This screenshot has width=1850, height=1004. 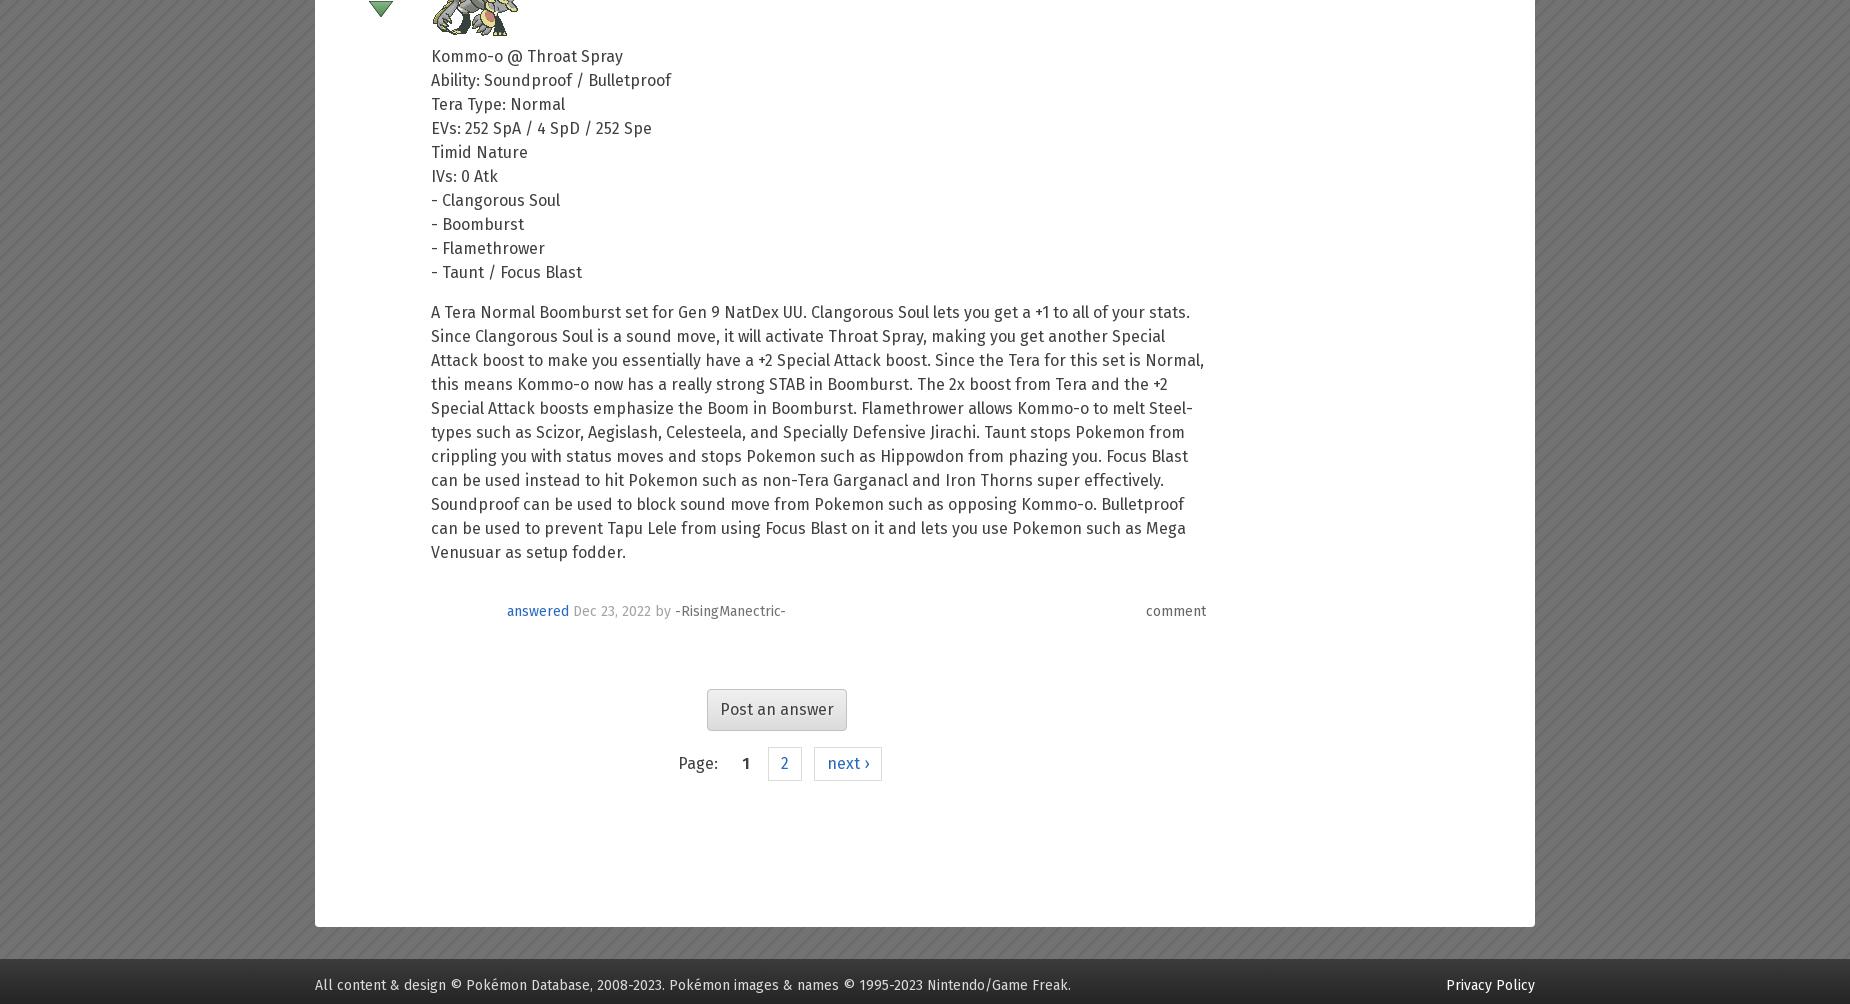 I want to click on 'A Tera Normal Boomburst set for Gen 9 NatDex UU. Clangorous Soul lets you get a +1 to all of your stats. Since Clangorous Soul is a sound move, it will activate Throat Spray, making you get another Special Attack boost to make you essentially have a +2 Special Attack boost. Since the Tera for this set is Normal, this means Kommo-o now has a really strong STAB in Boomburst. The 2x boost from Tera and the +2 Special Attack boosts emphasize the Boom in Boomburst. Flamethrower allows Kommo-o to melt Steel-types such as Scizor, Aegislash, Celesteela, and Specially Defensive Jirachi. Taunt stops Pokemon from crippling you with status moves and stops Pokemon such as Hippowdon from phazing you. Focus Blast can be used instead to hit Pokemon such as non-Tera Garganacl and Iron Thorns super effectively. Soundproof can be used to block sound move from Pokemon such as opposing Kommo-o. Bulletproof can be used to prevent Tapu Lele from using Focus Blast on it and lets you use Pokemon such as Mega Venusuar as setup fodder.', so click(x=817, y=431).